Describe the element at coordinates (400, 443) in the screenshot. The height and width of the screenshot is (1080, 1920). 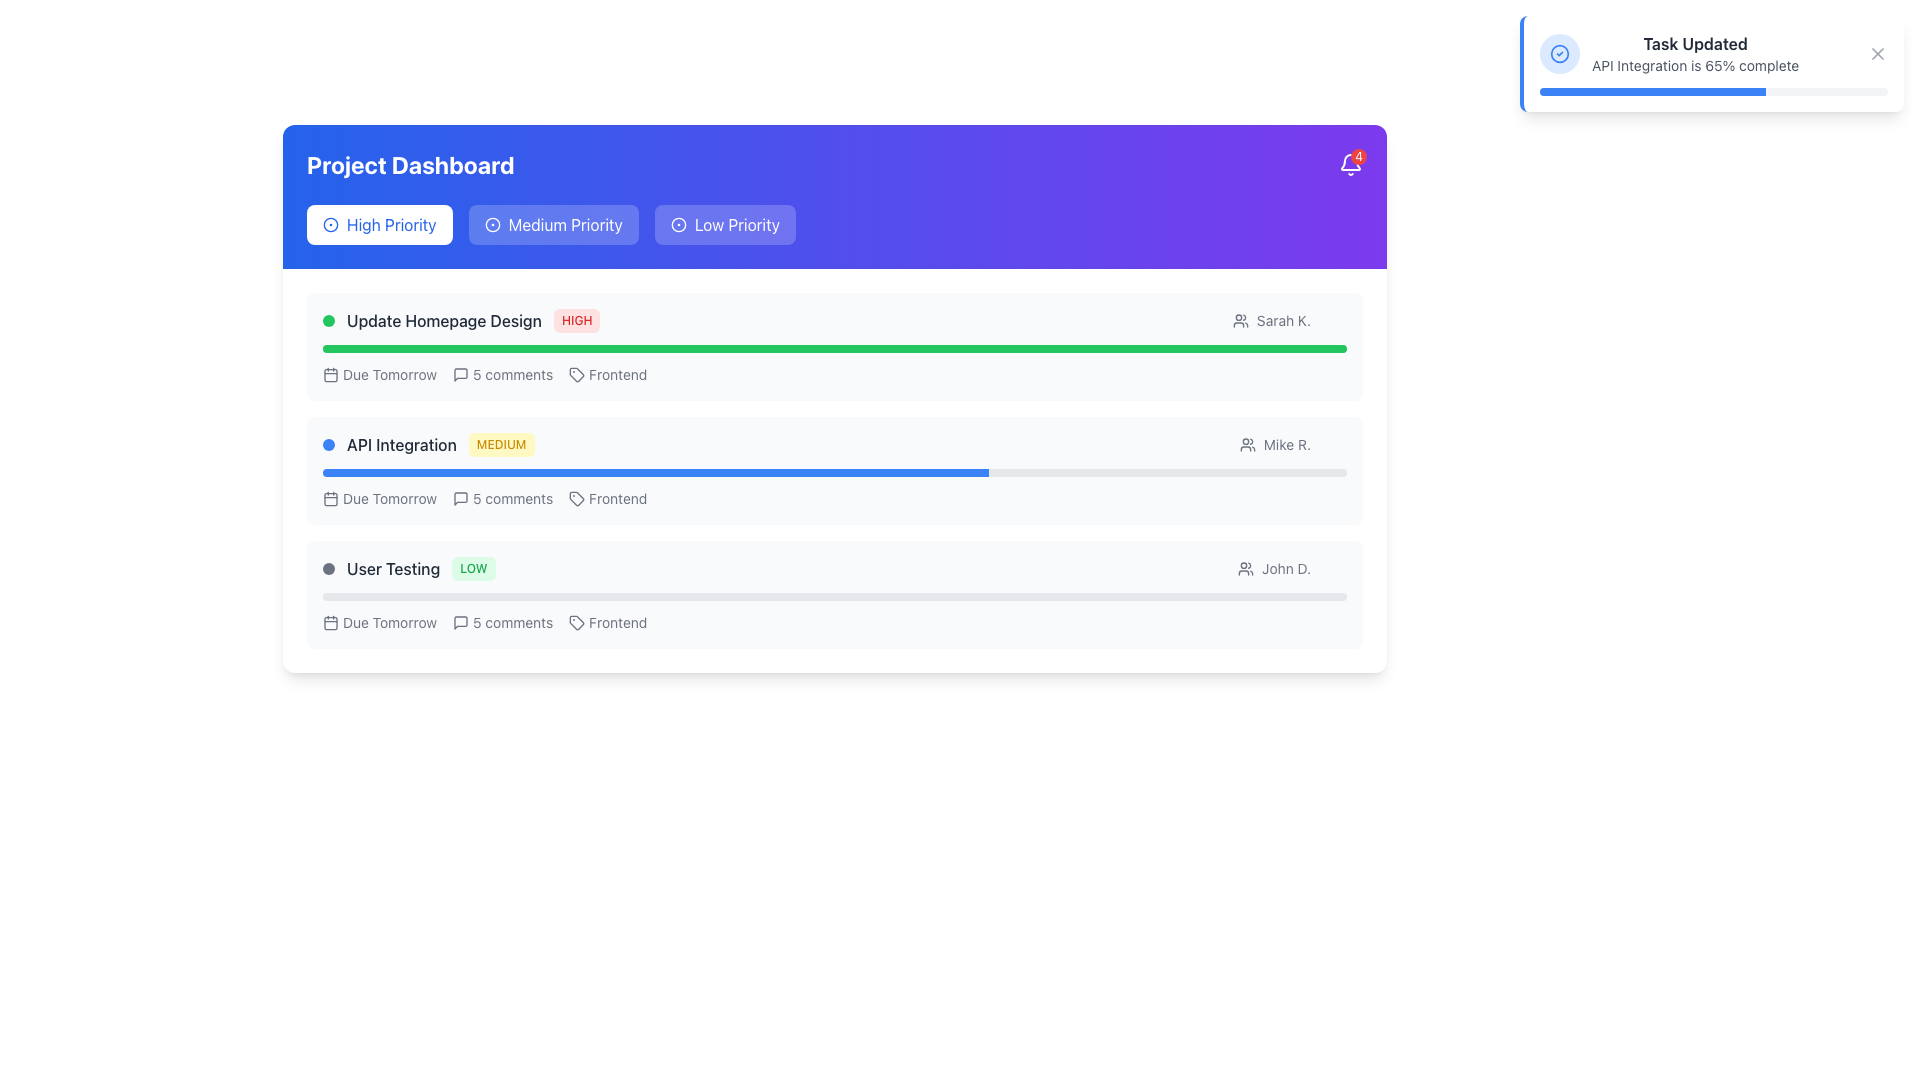
I see `text label that serves as a heading for the task or project entry, located in the second row of the vertical list structure, aligned between a circular blue indicator and a 'MEDIUM' label` at that location.